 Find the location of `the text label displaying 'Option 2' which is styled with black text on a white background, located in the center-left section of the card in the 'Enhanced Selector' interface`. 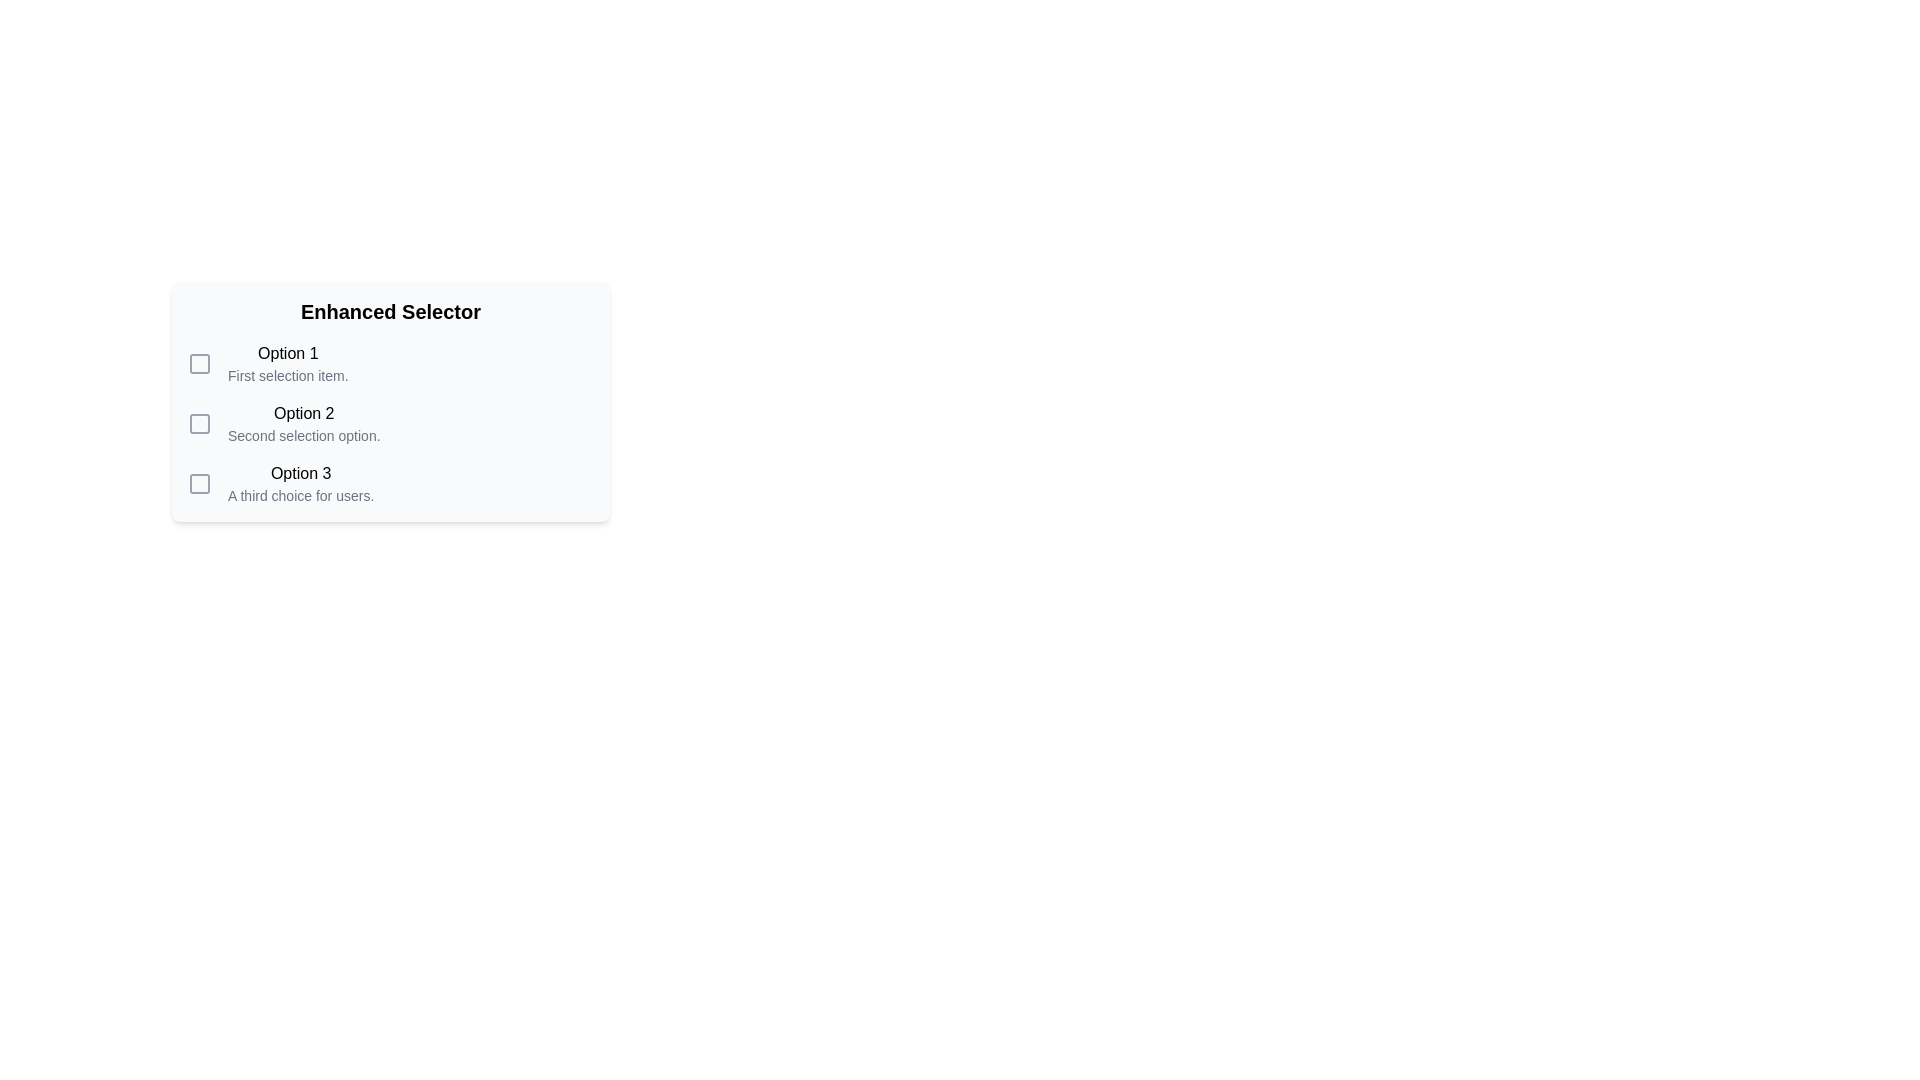

the text label displaying 'Option 2' which is styled with black text on a white background, located in the center-left section of the card in the 'Enhanced Selector' interface is located at coordinates (303, 412).